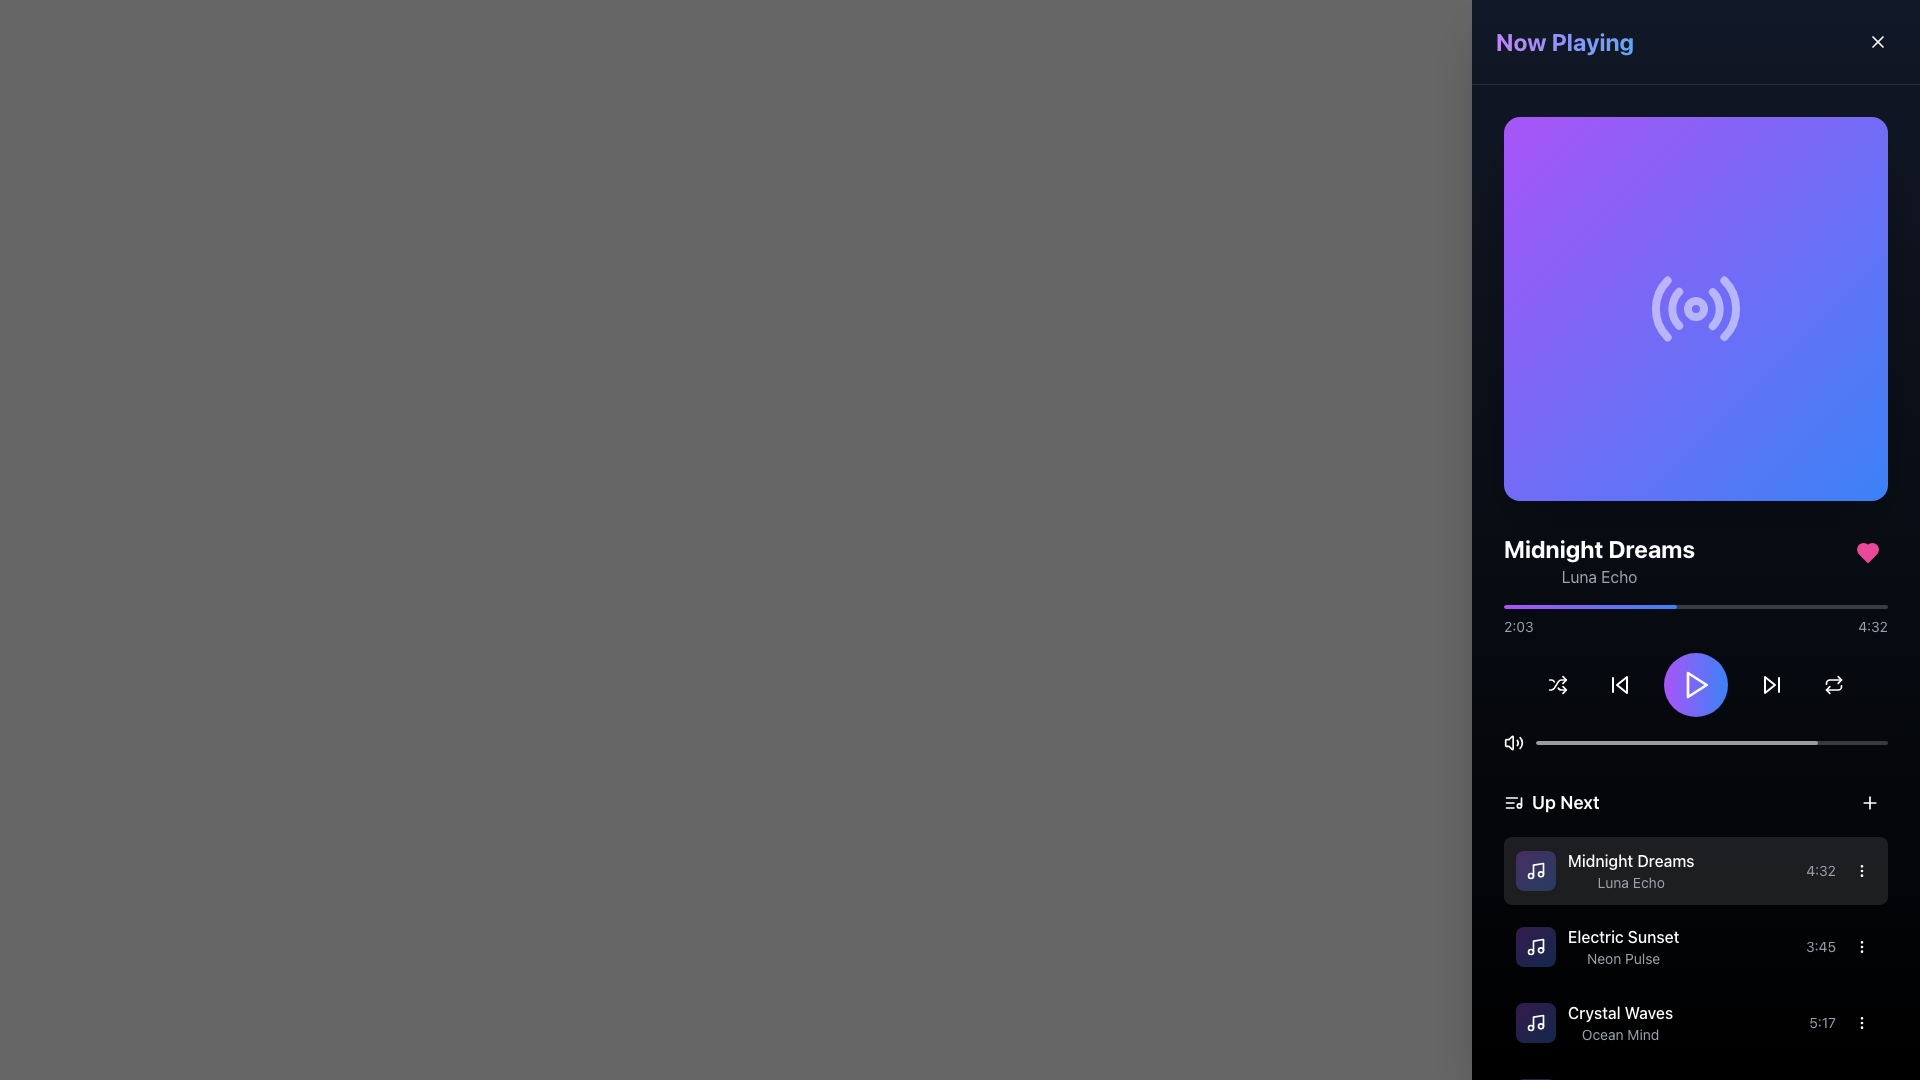  What do you see at coordinates (1596, 946) in the screenshot?
I see `the second list item in the 'Up Next' section` at bounding box center [1596, 946].